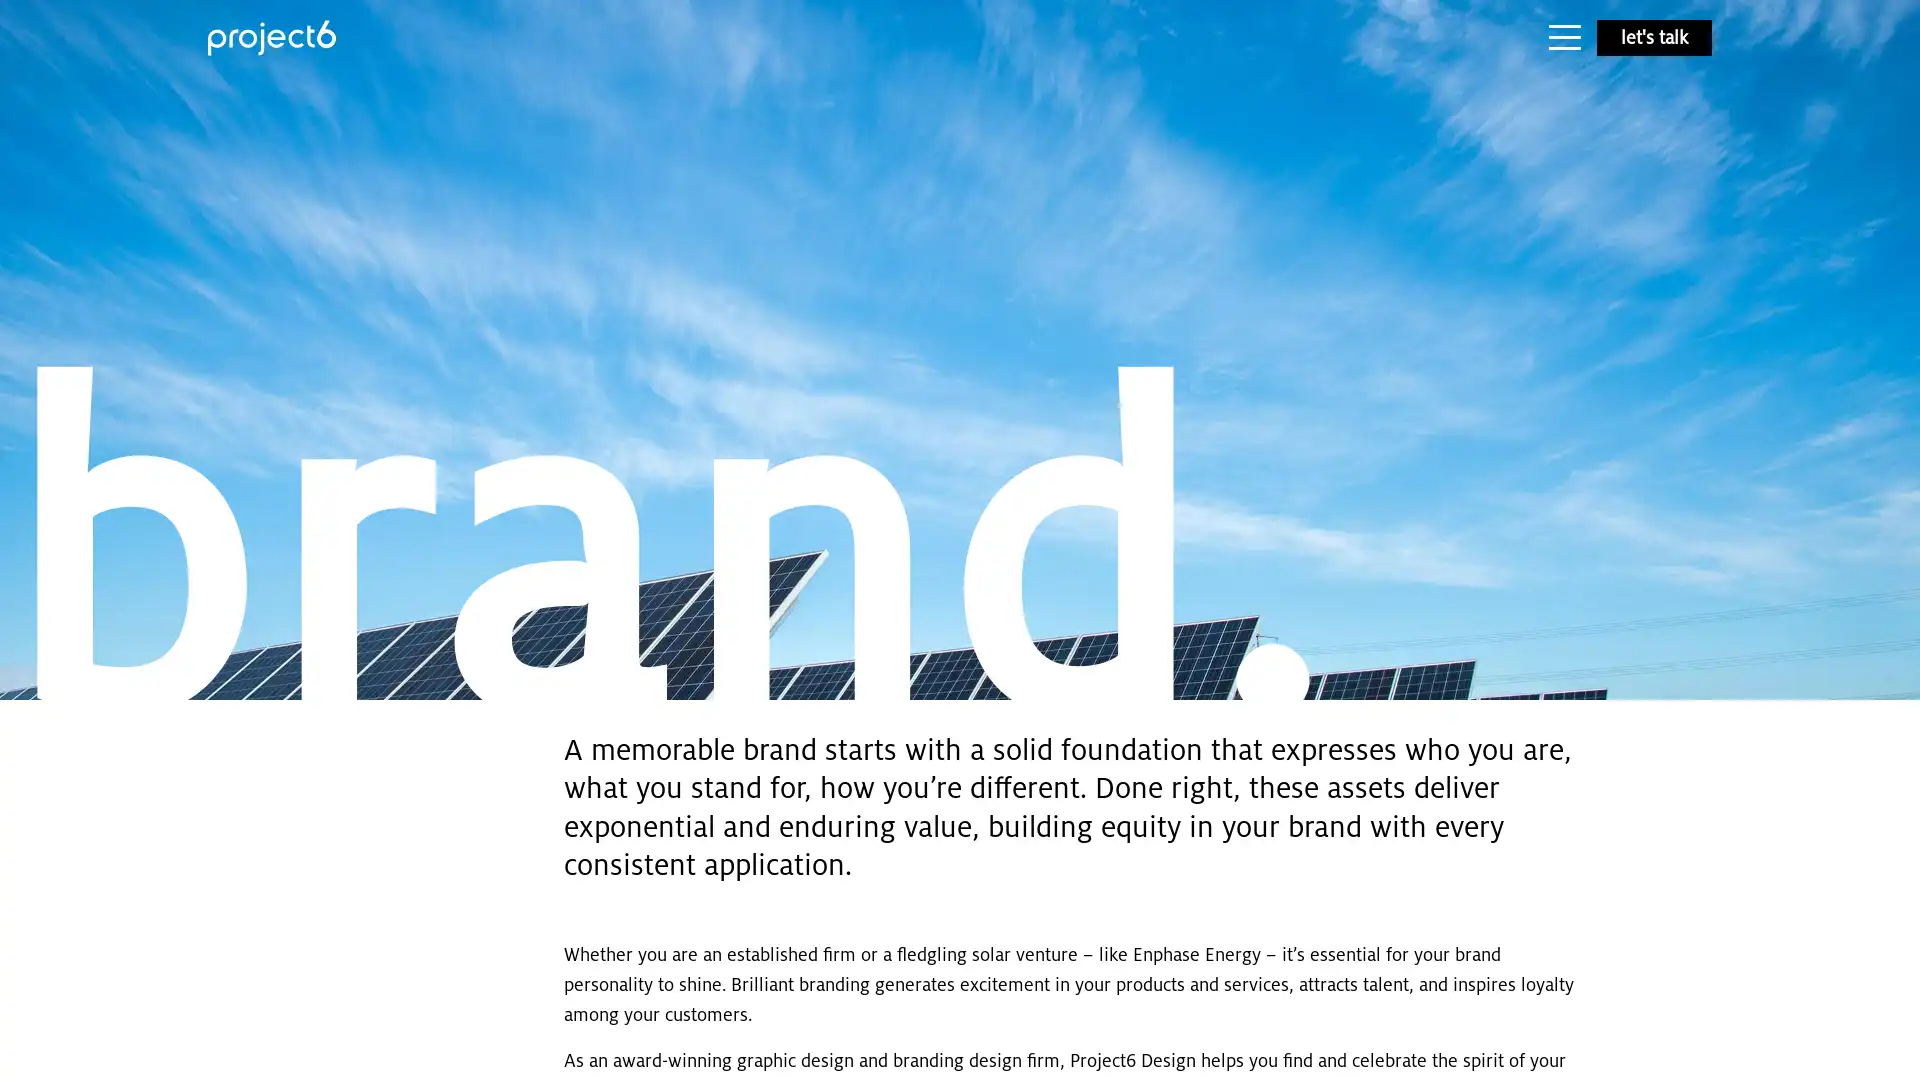 The width and height of the screenshot is (1920, 1080). Describe the element at coordinates (1654, 38) in the screenshot. I see `let's talk` at that location.